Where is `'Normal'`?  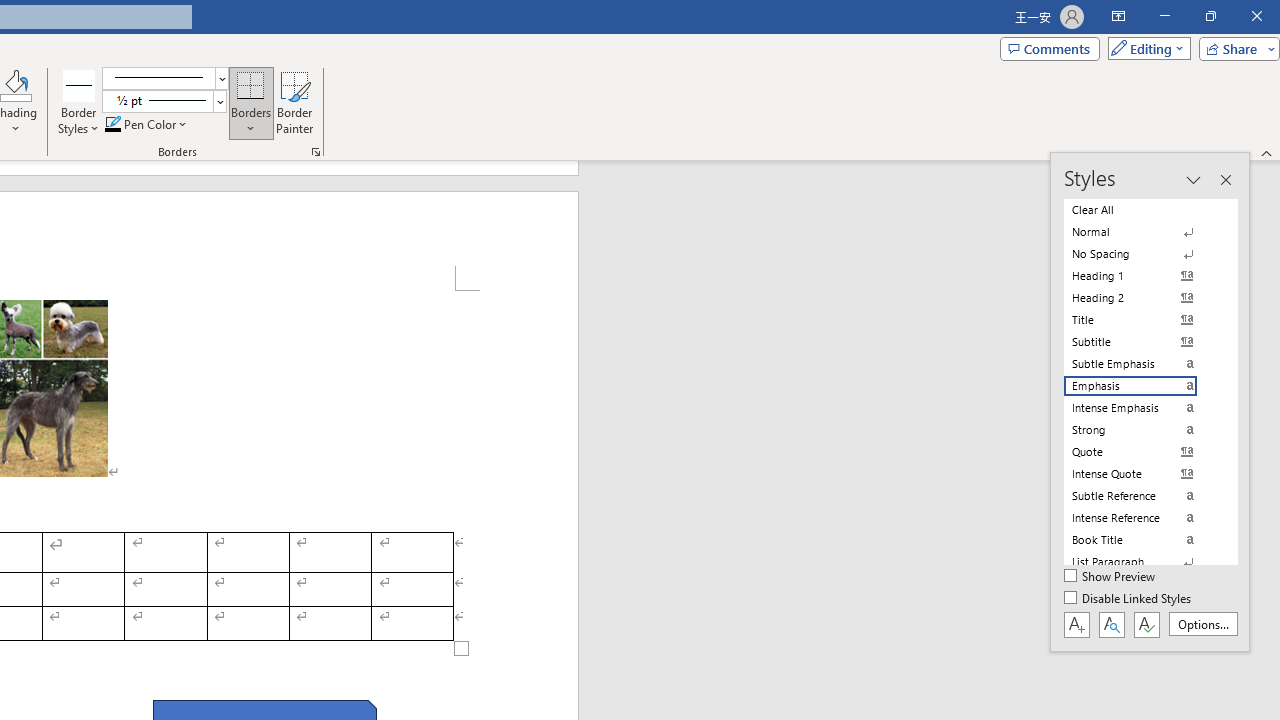
'Normal' is located at coordinates (1142, 231).